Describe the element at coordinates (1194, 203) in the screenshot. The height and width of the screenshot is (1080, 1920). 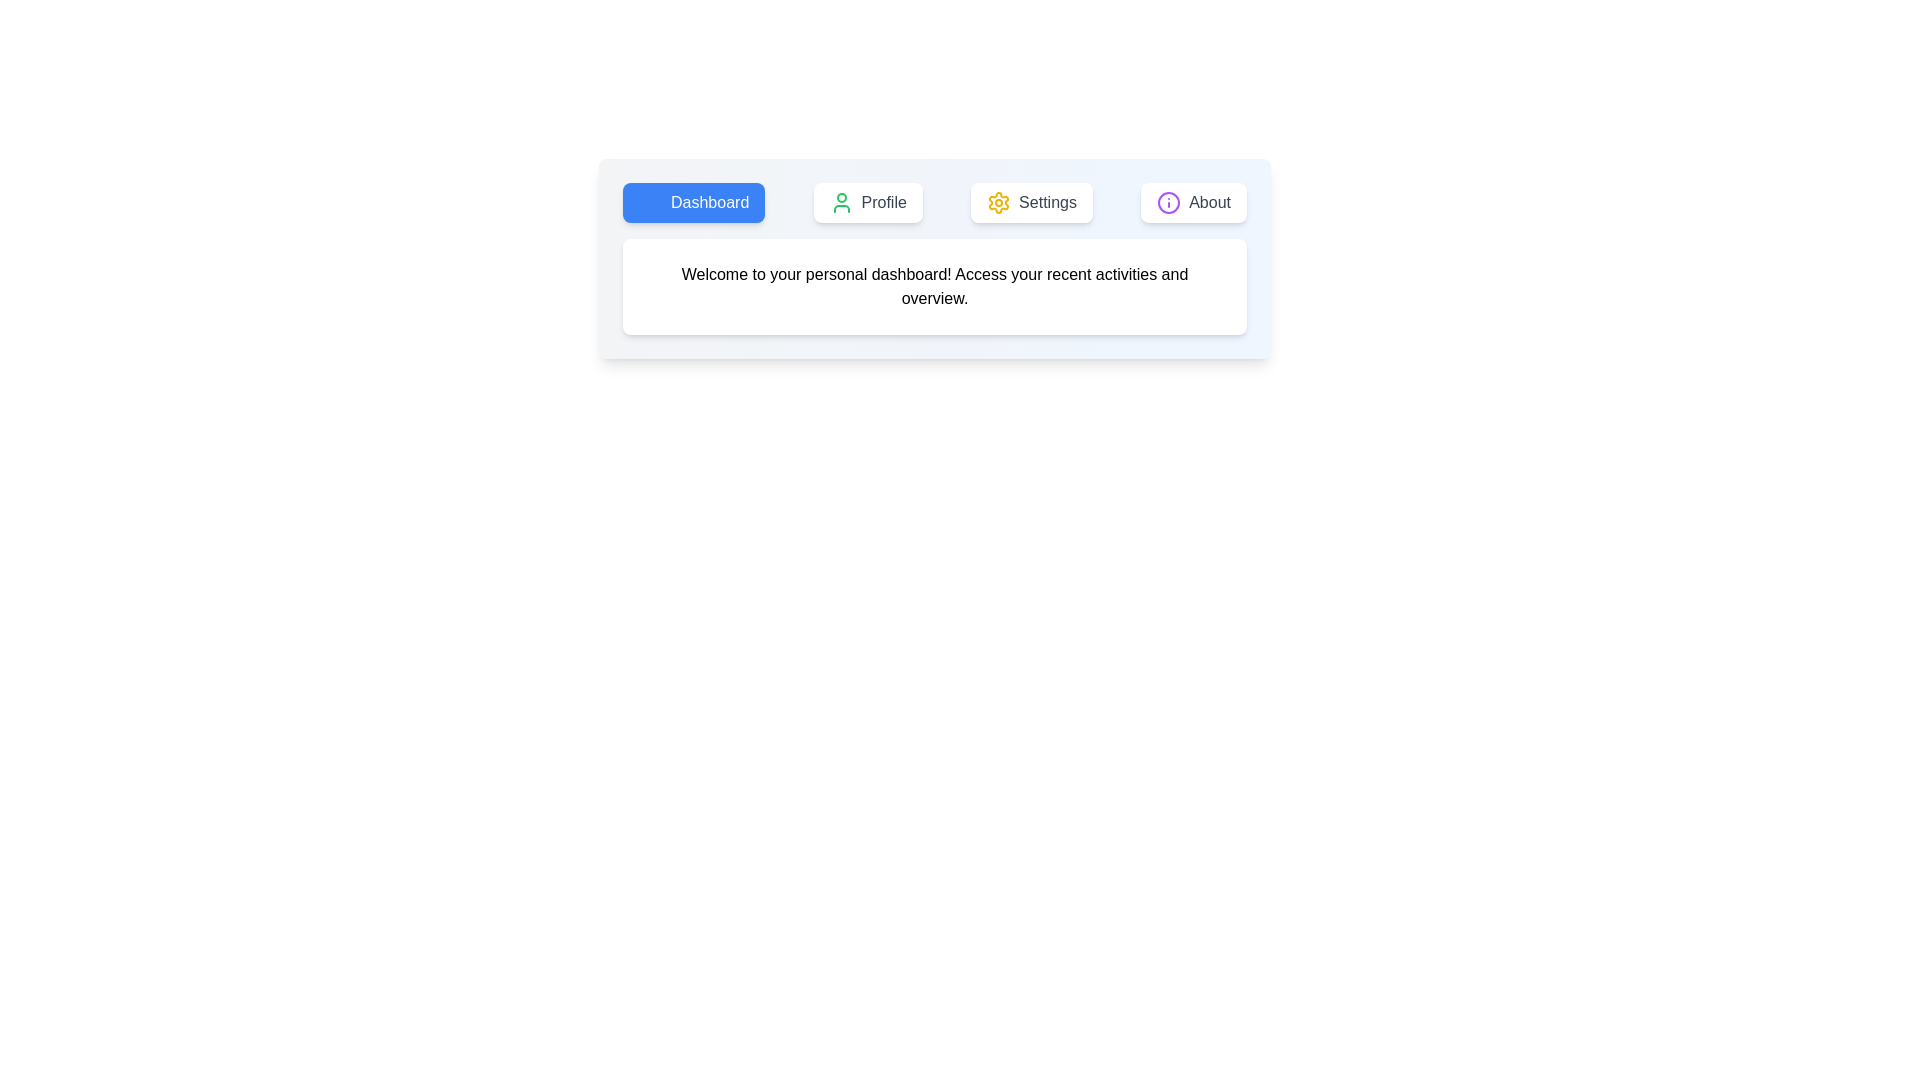
I see `the About tab to switch to its view` at that location.